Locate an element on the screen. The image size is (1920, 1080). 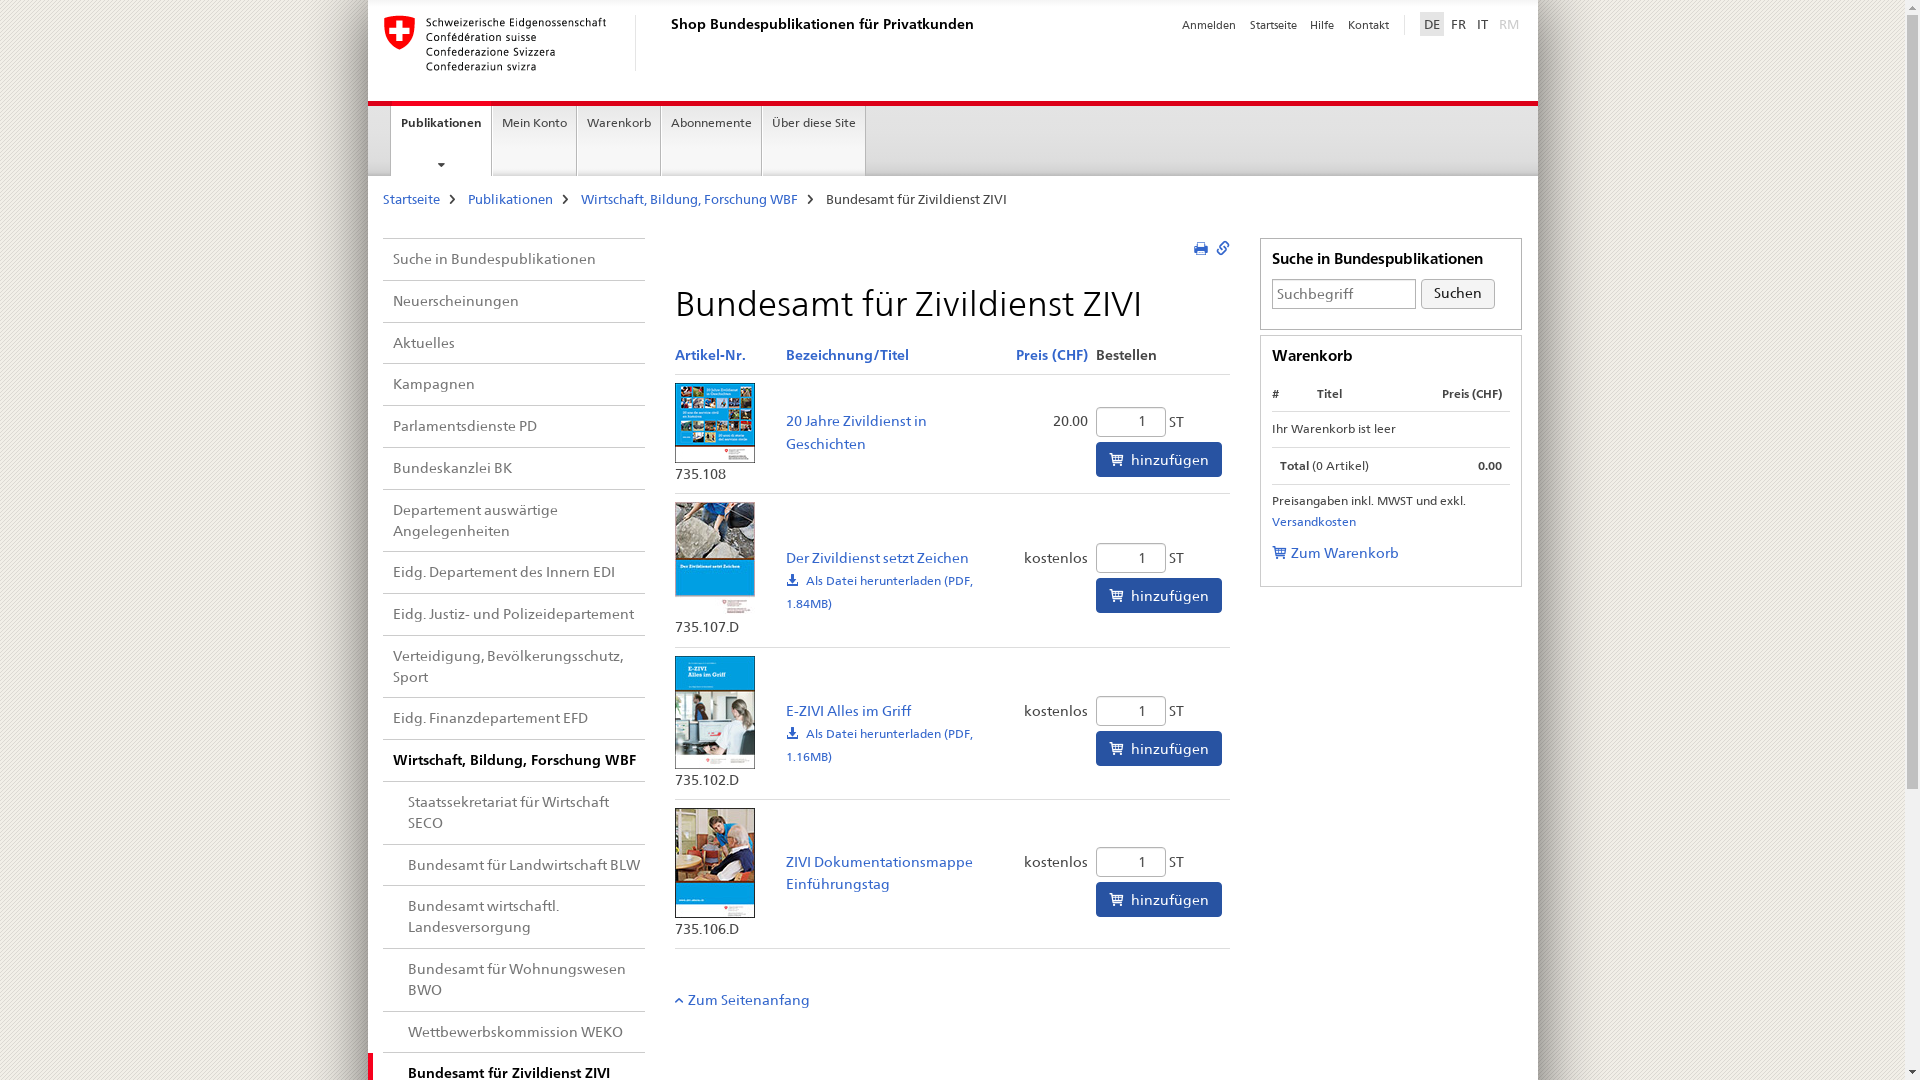
'Der Zivildienst setzt Zeichen' is located at coordinates (785, 558).